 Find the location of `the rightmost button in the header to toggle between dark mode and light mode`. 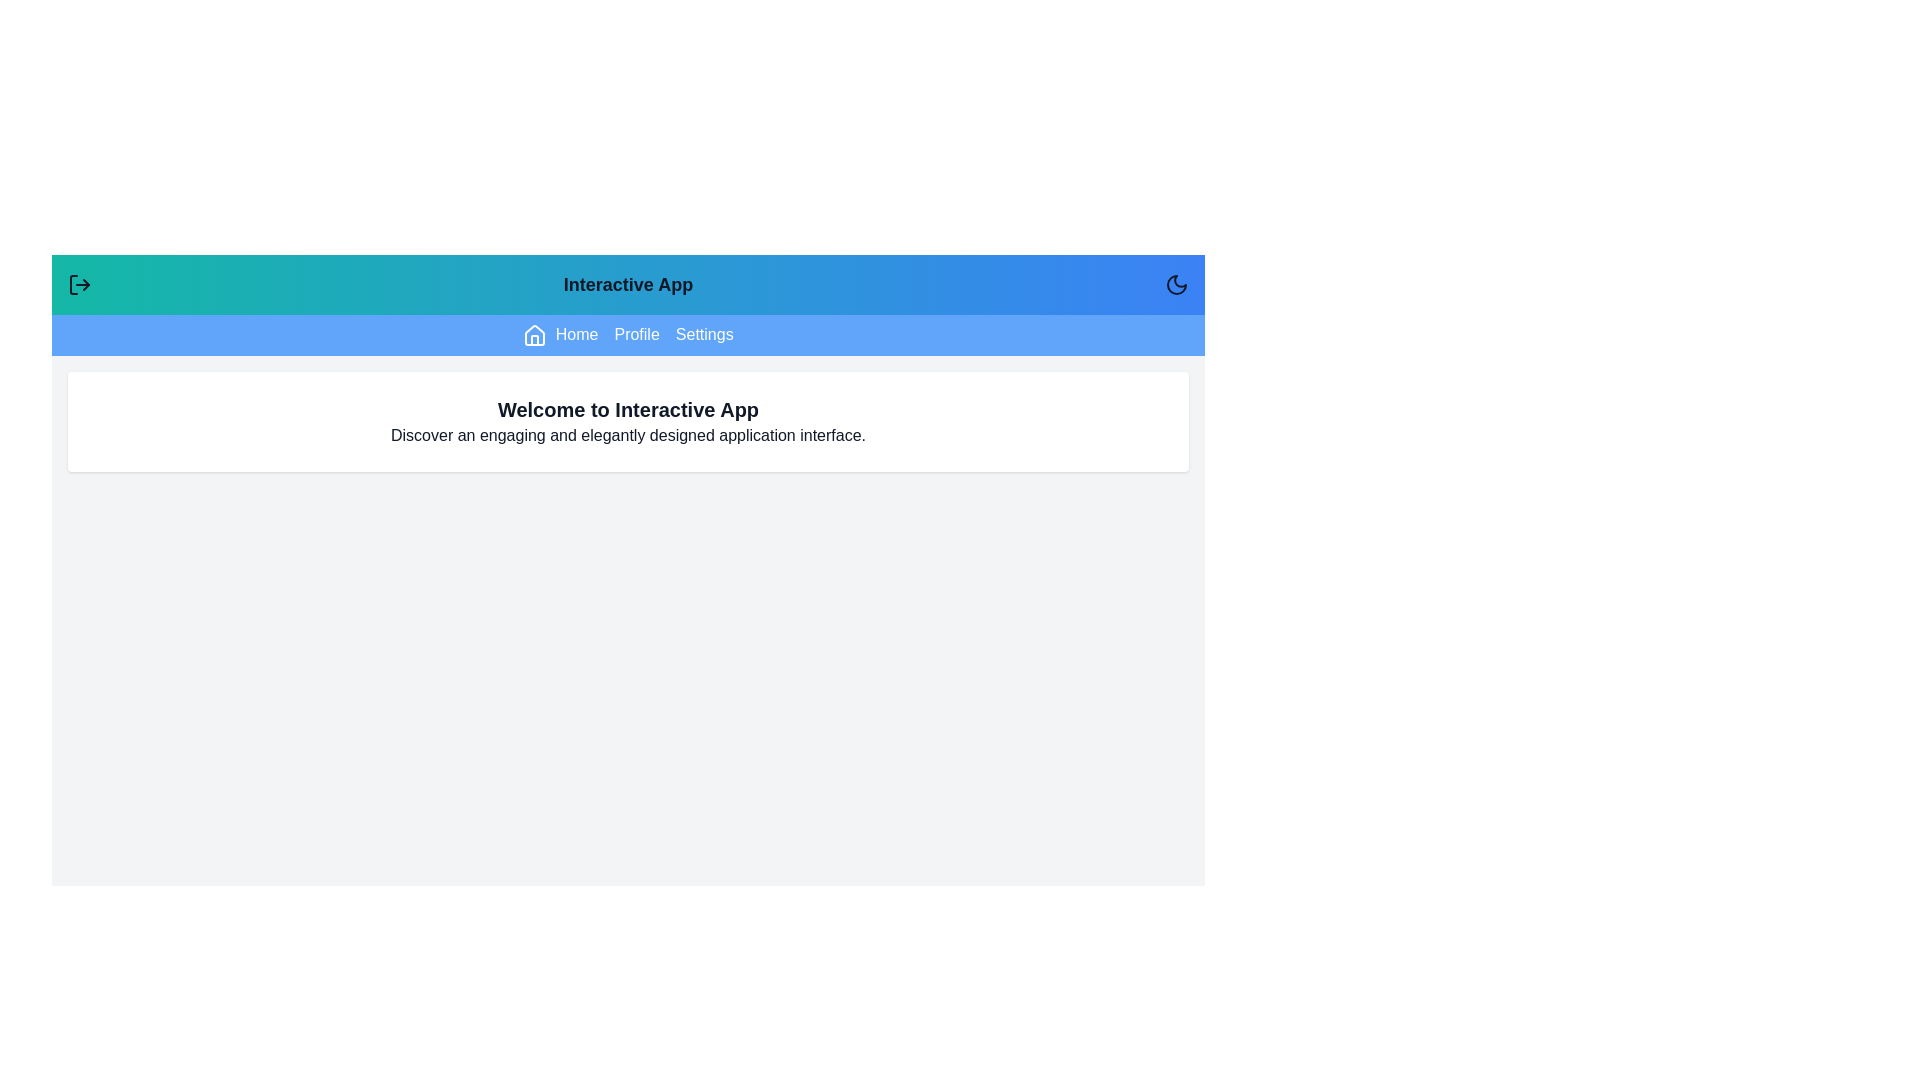

the rightmost button in the header to toggle between dark mode and light mode is located at coordinates (1176, 285).